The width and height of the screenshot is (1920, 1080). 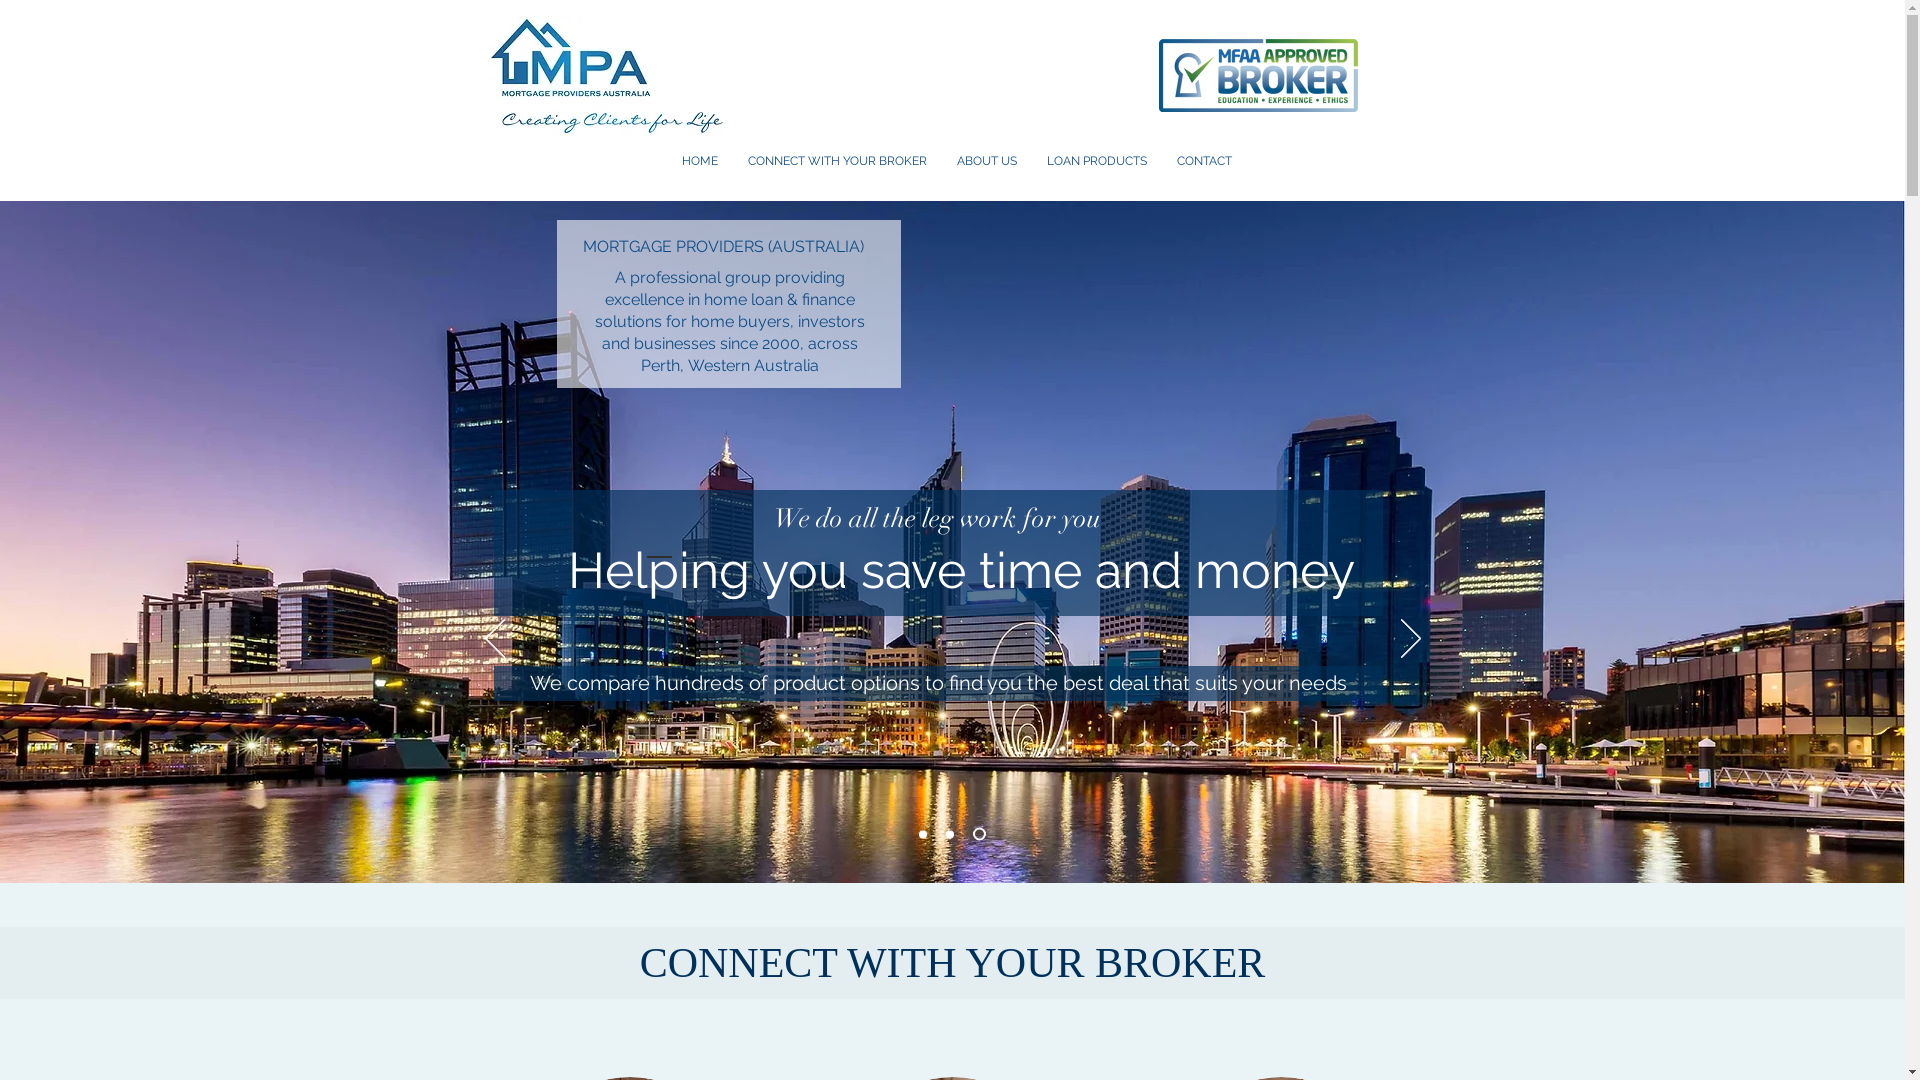 What do you see at coordinates (604, 75) in the screenshot?
I see `'MPA_Chad Logo from Caris - 2013 07 03.jpg'` at bounding box center [604, 75].